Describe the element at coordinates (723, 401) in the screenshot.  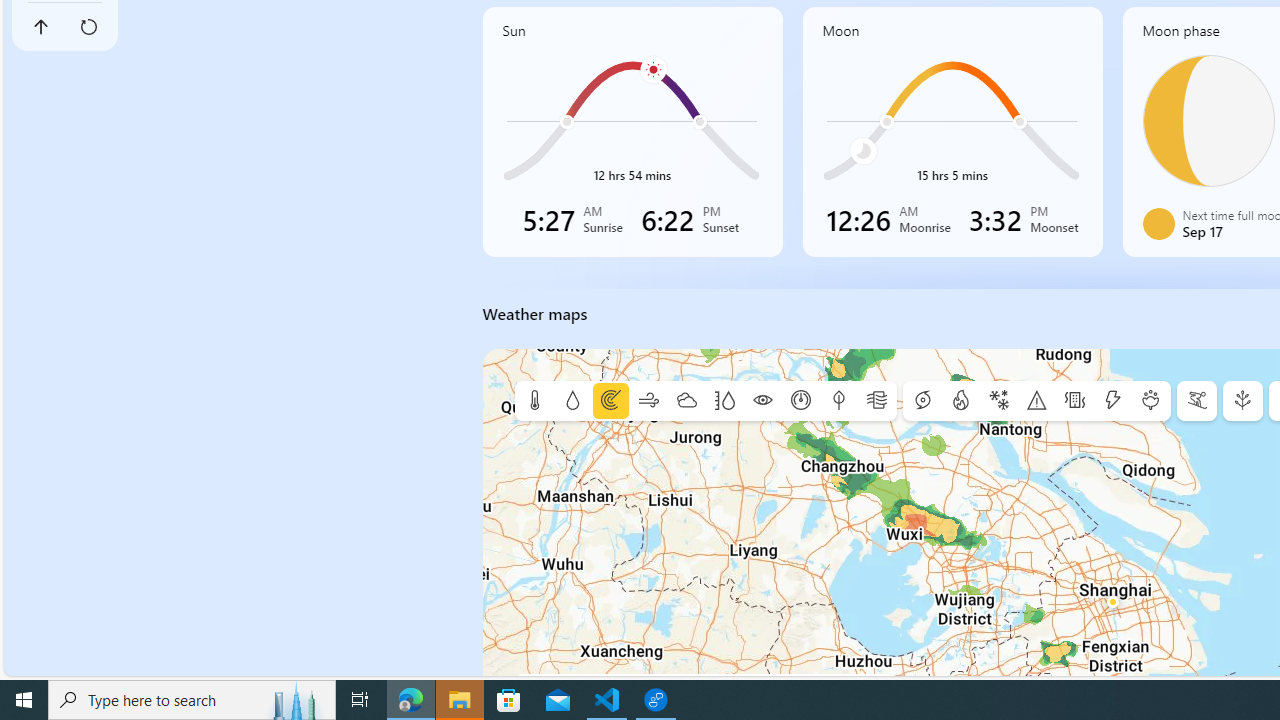
I see `'Humidity'` at that location.